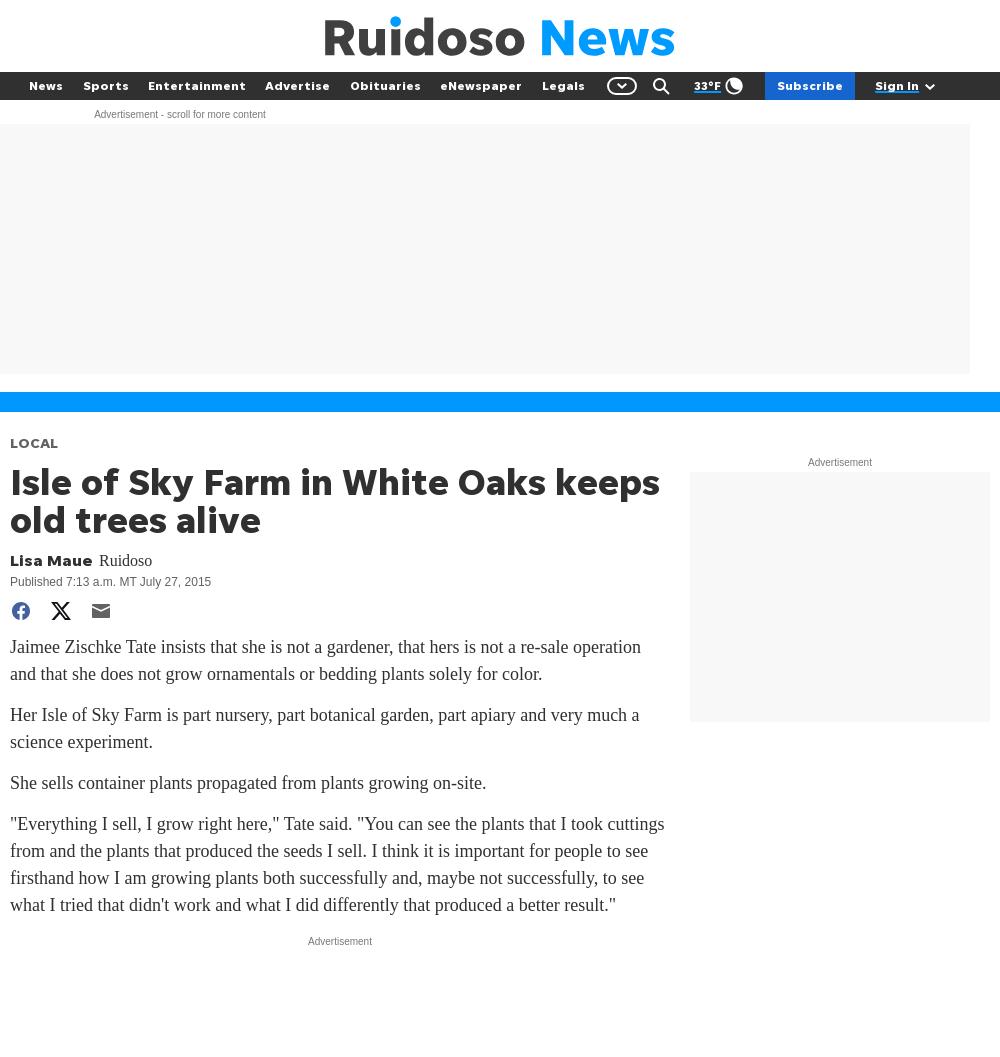 The height and width of the screenshot is (1057, 1000). I want to click on 'Her Isle of Sky Farm is part nursery, part botanical garden, part apiary and very much a science experiment.', so click(323, 727).